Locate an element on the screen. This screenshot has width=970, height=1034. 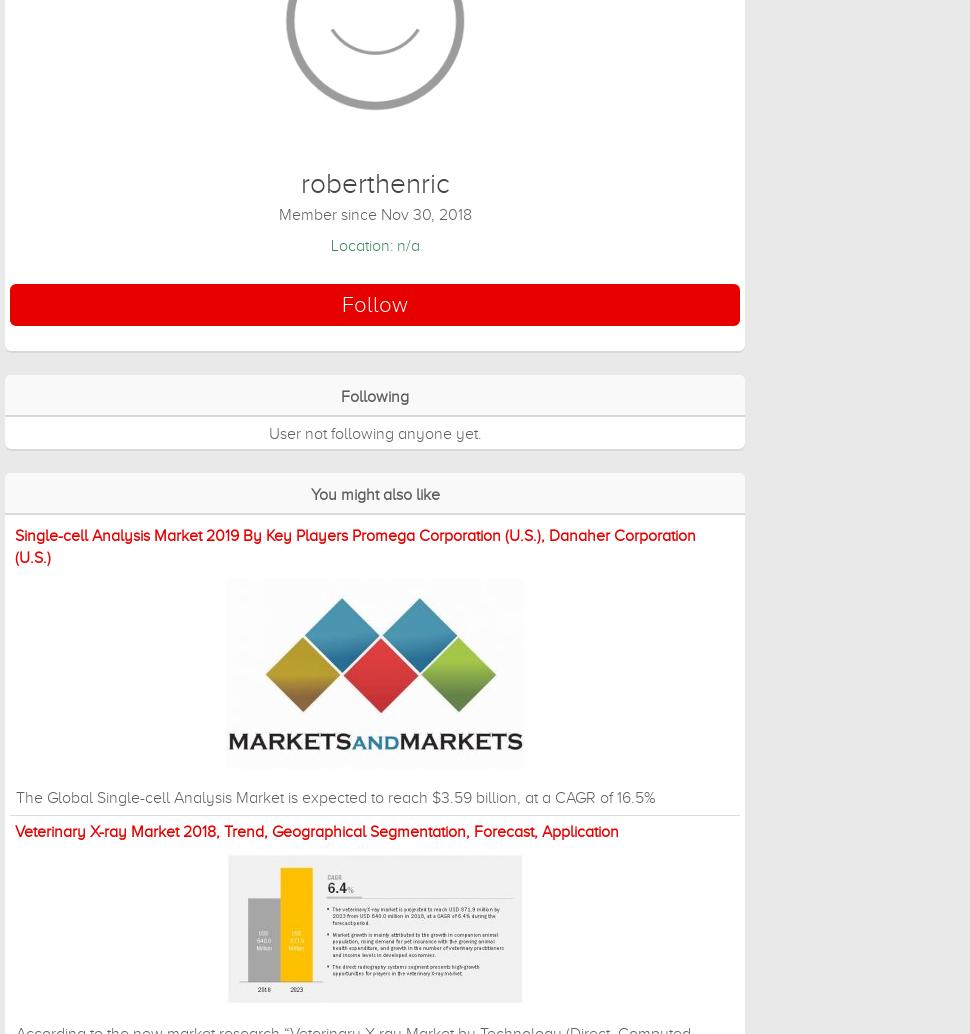
'Following' is located at coordinates (374, 395).